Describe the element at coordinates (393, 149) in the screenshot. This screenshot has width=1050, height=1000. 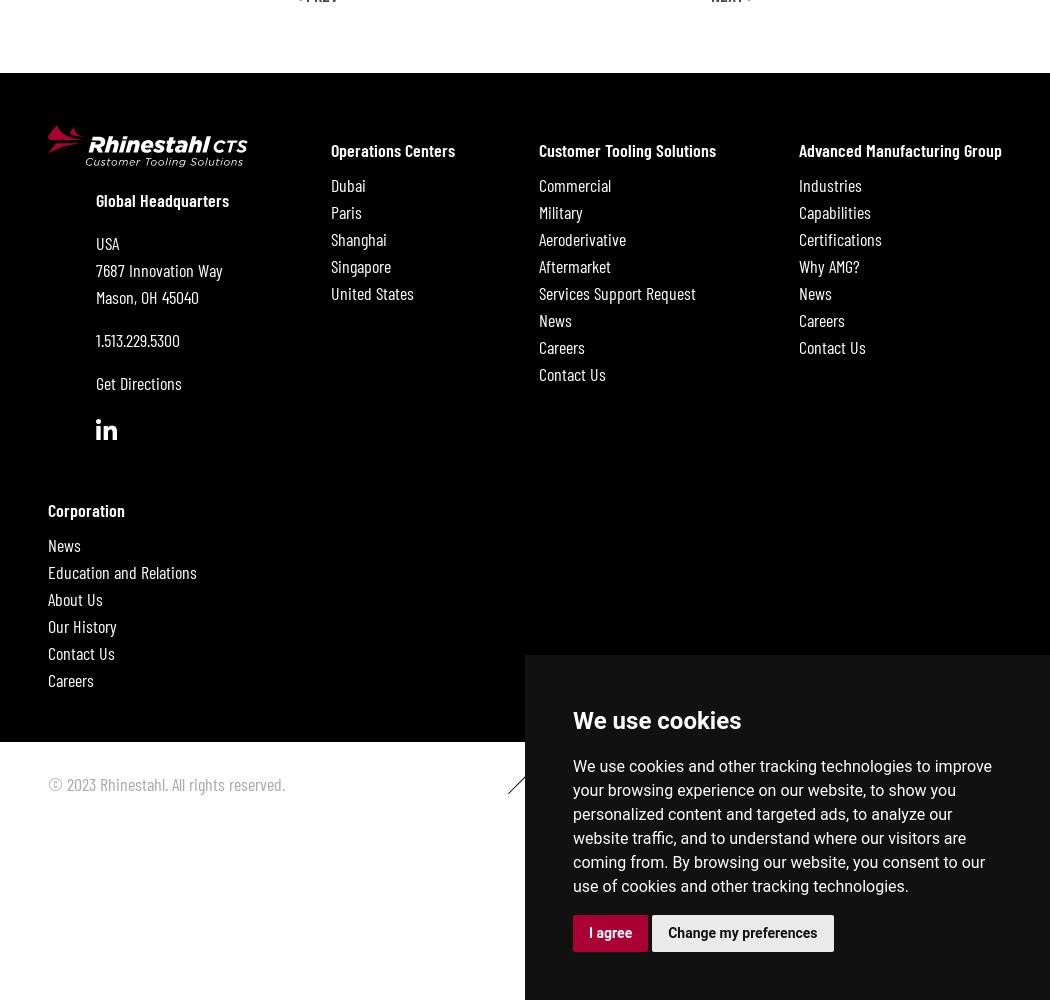
I see `'Operations Centers'` at that location.